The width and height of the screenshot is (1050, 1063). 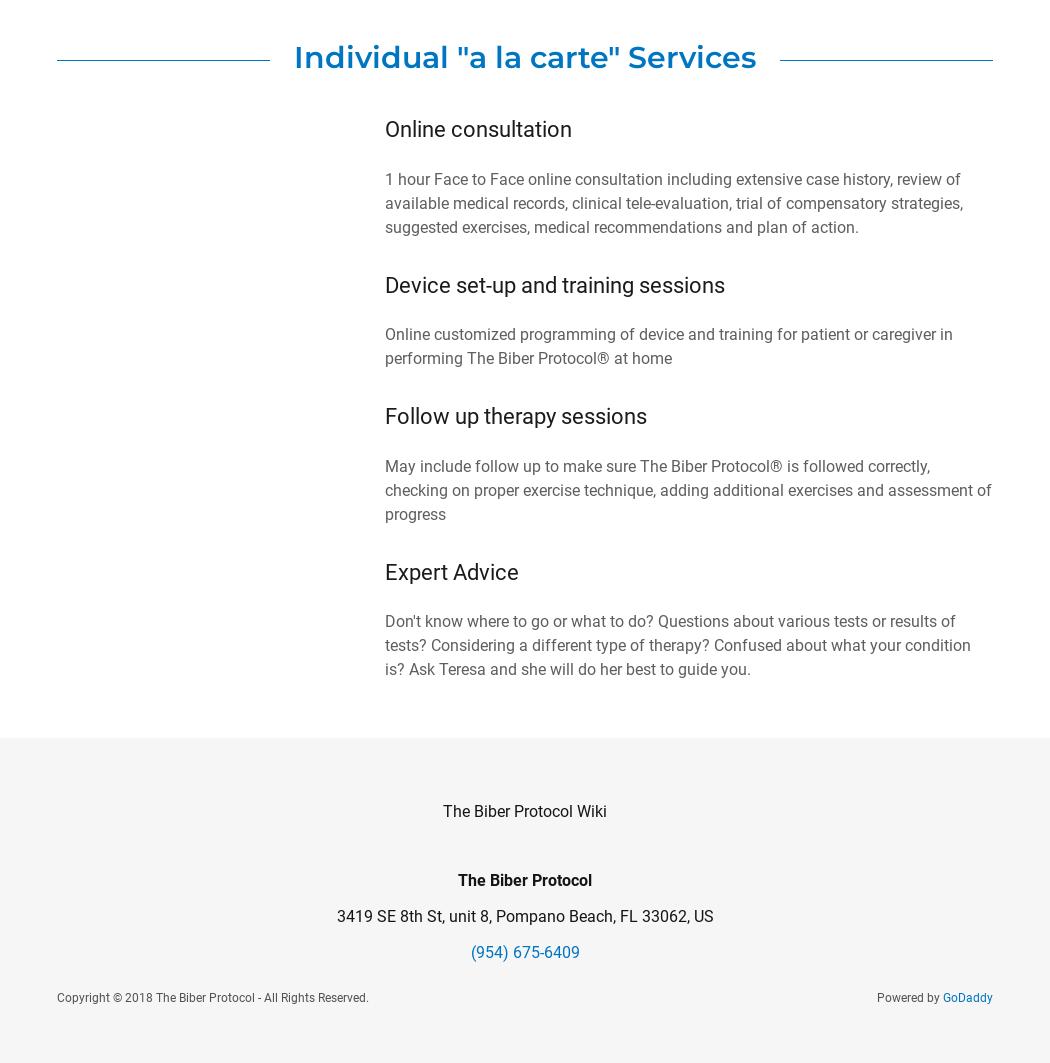 I want to click on 'Online customized programming of device and training for patient or caregiver in performing The Biber Protocol® at home', so click(x=667, y=346).